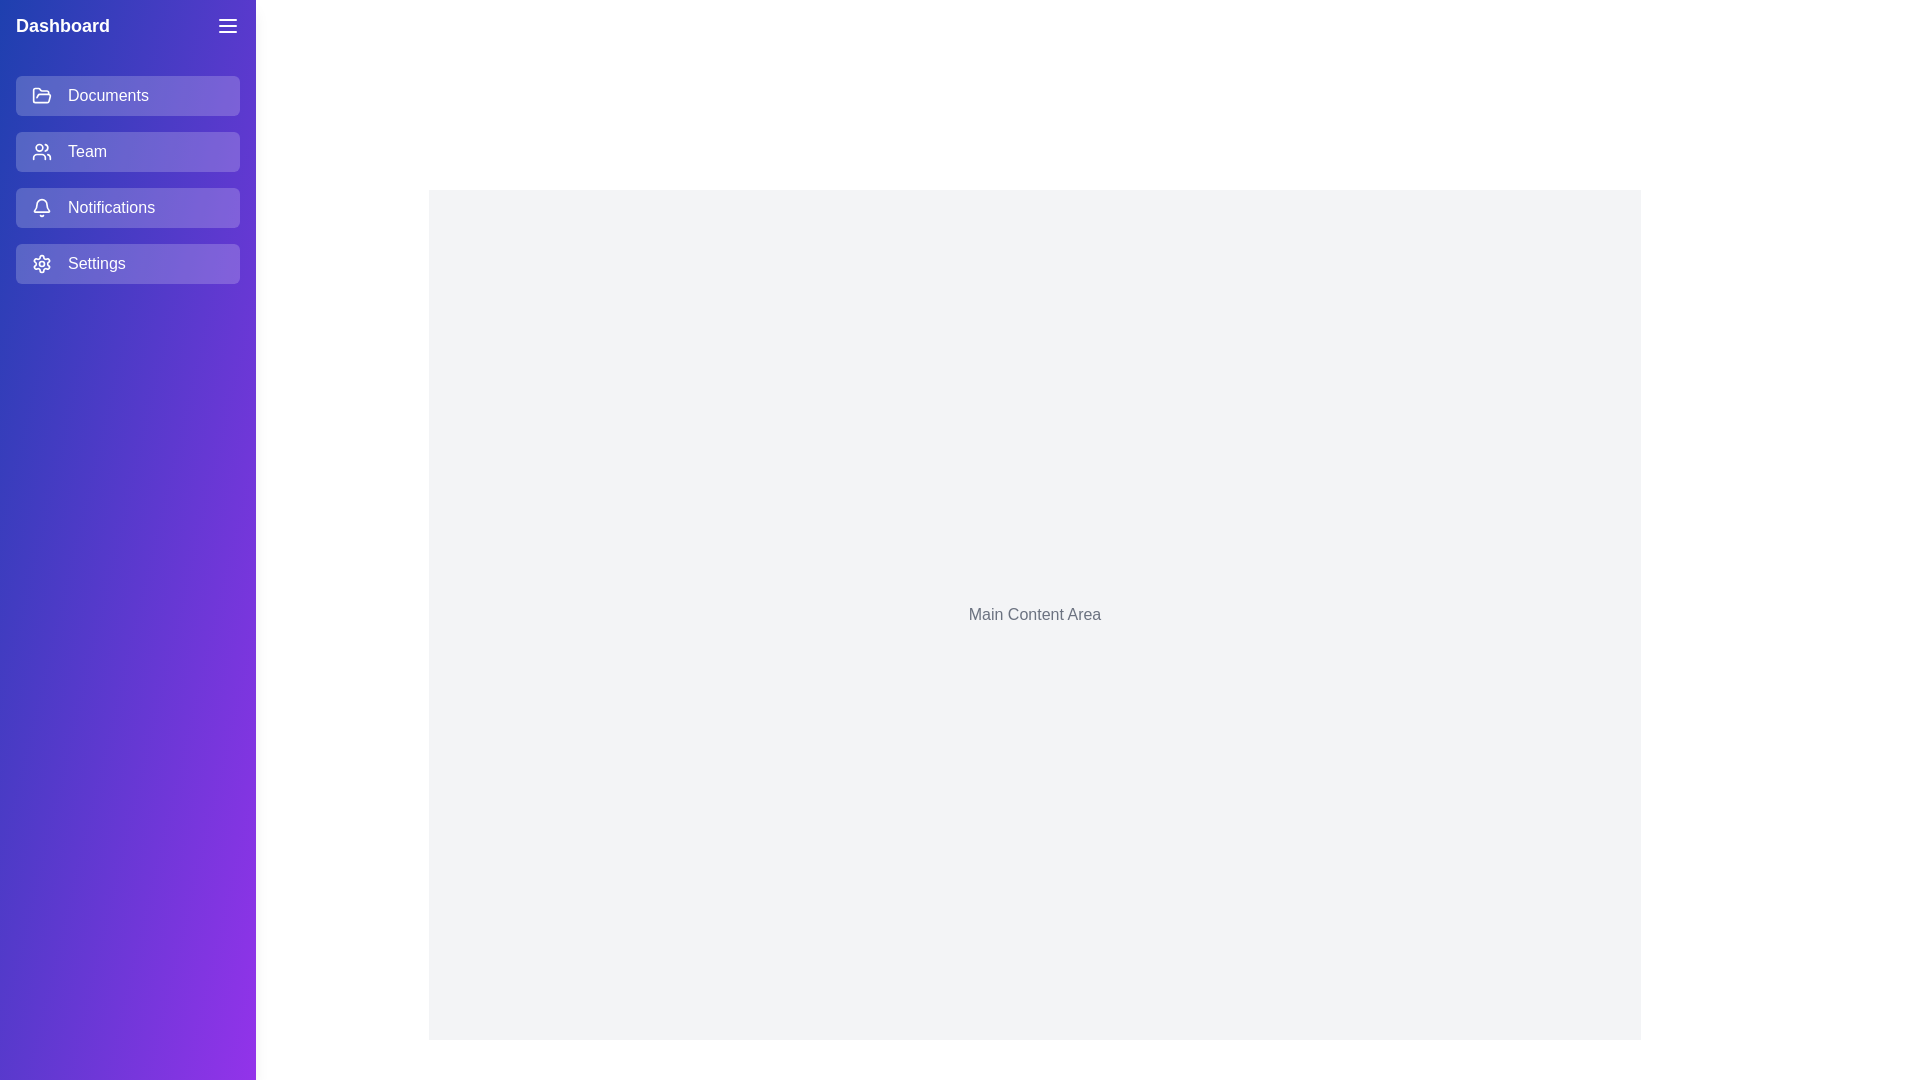 This screenshot has height=1080, width=1920. Describe the element at coordinates (127, 262) in the screenshot. I see `the menu item Settings to observe hover effects` at that location.